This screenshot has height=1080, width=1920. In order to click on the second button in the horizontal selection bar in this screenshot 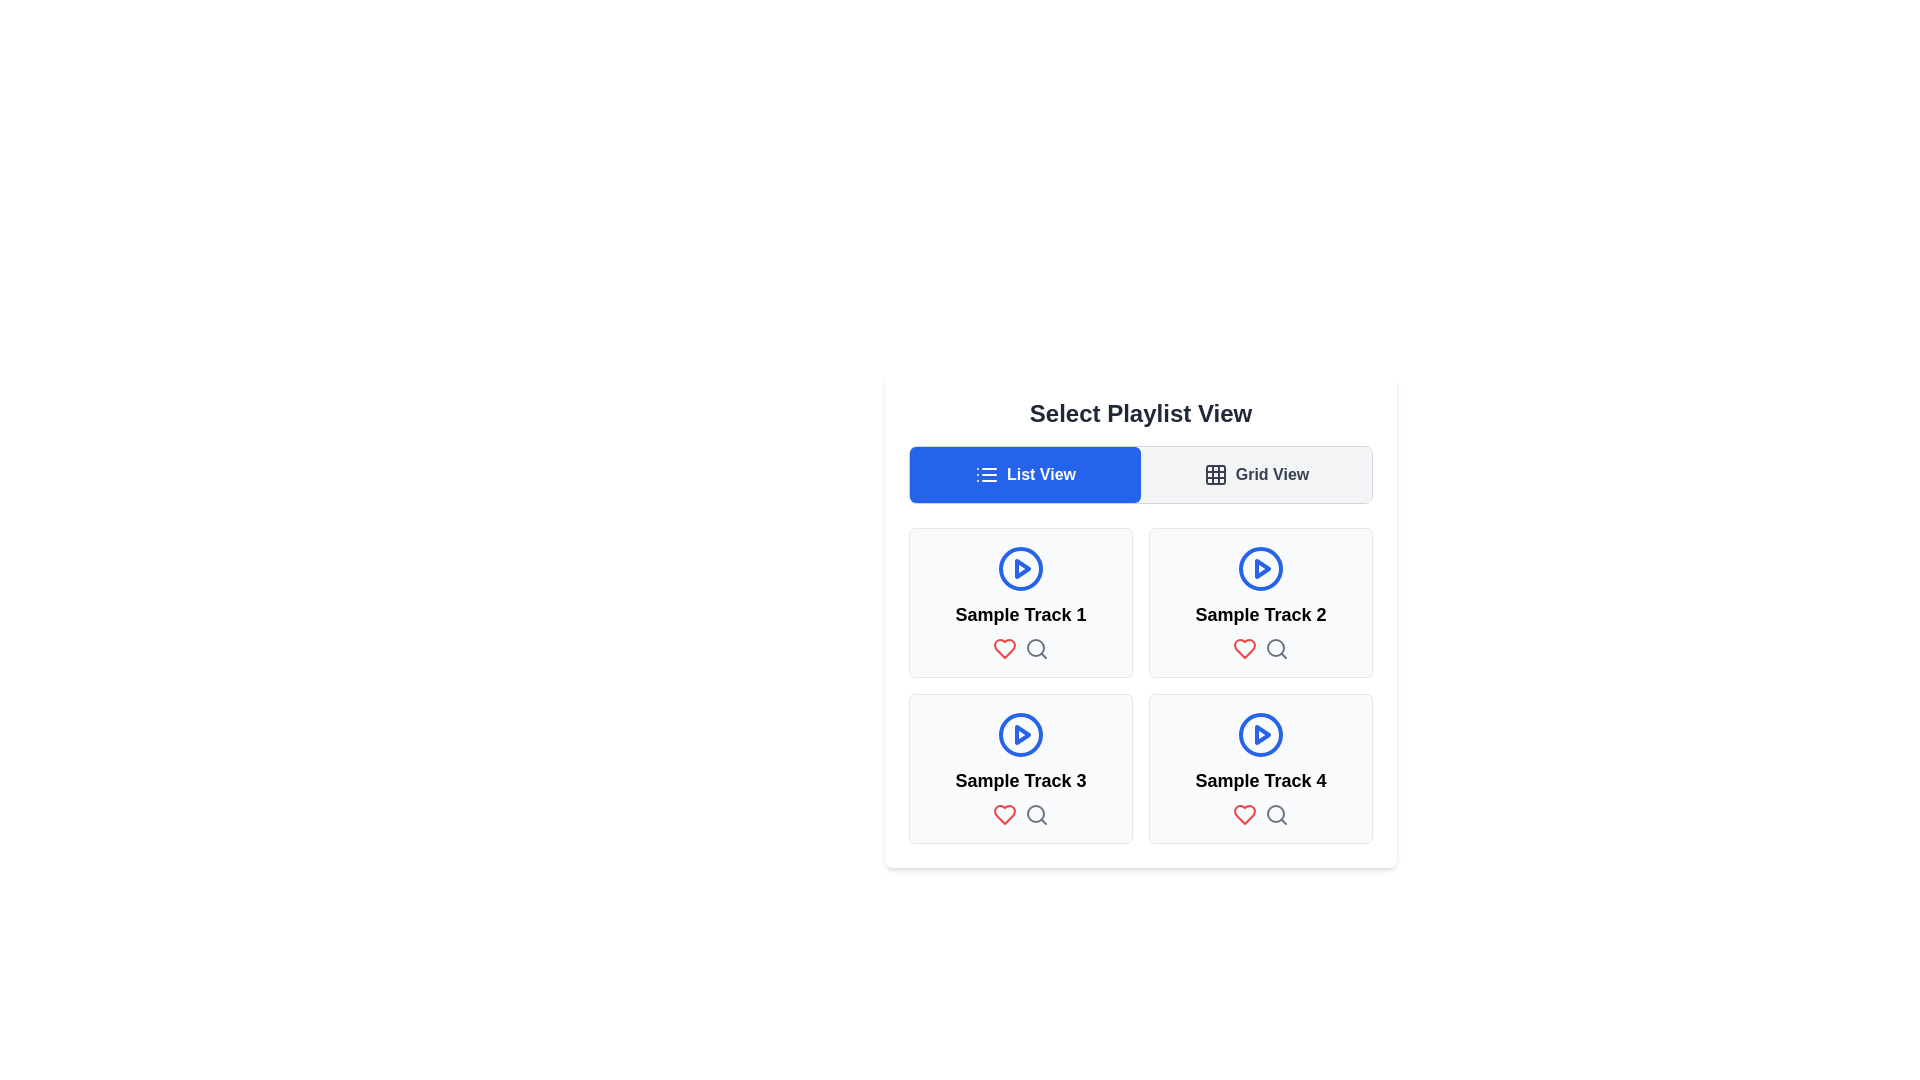, I will do `click(1255, 474)`.